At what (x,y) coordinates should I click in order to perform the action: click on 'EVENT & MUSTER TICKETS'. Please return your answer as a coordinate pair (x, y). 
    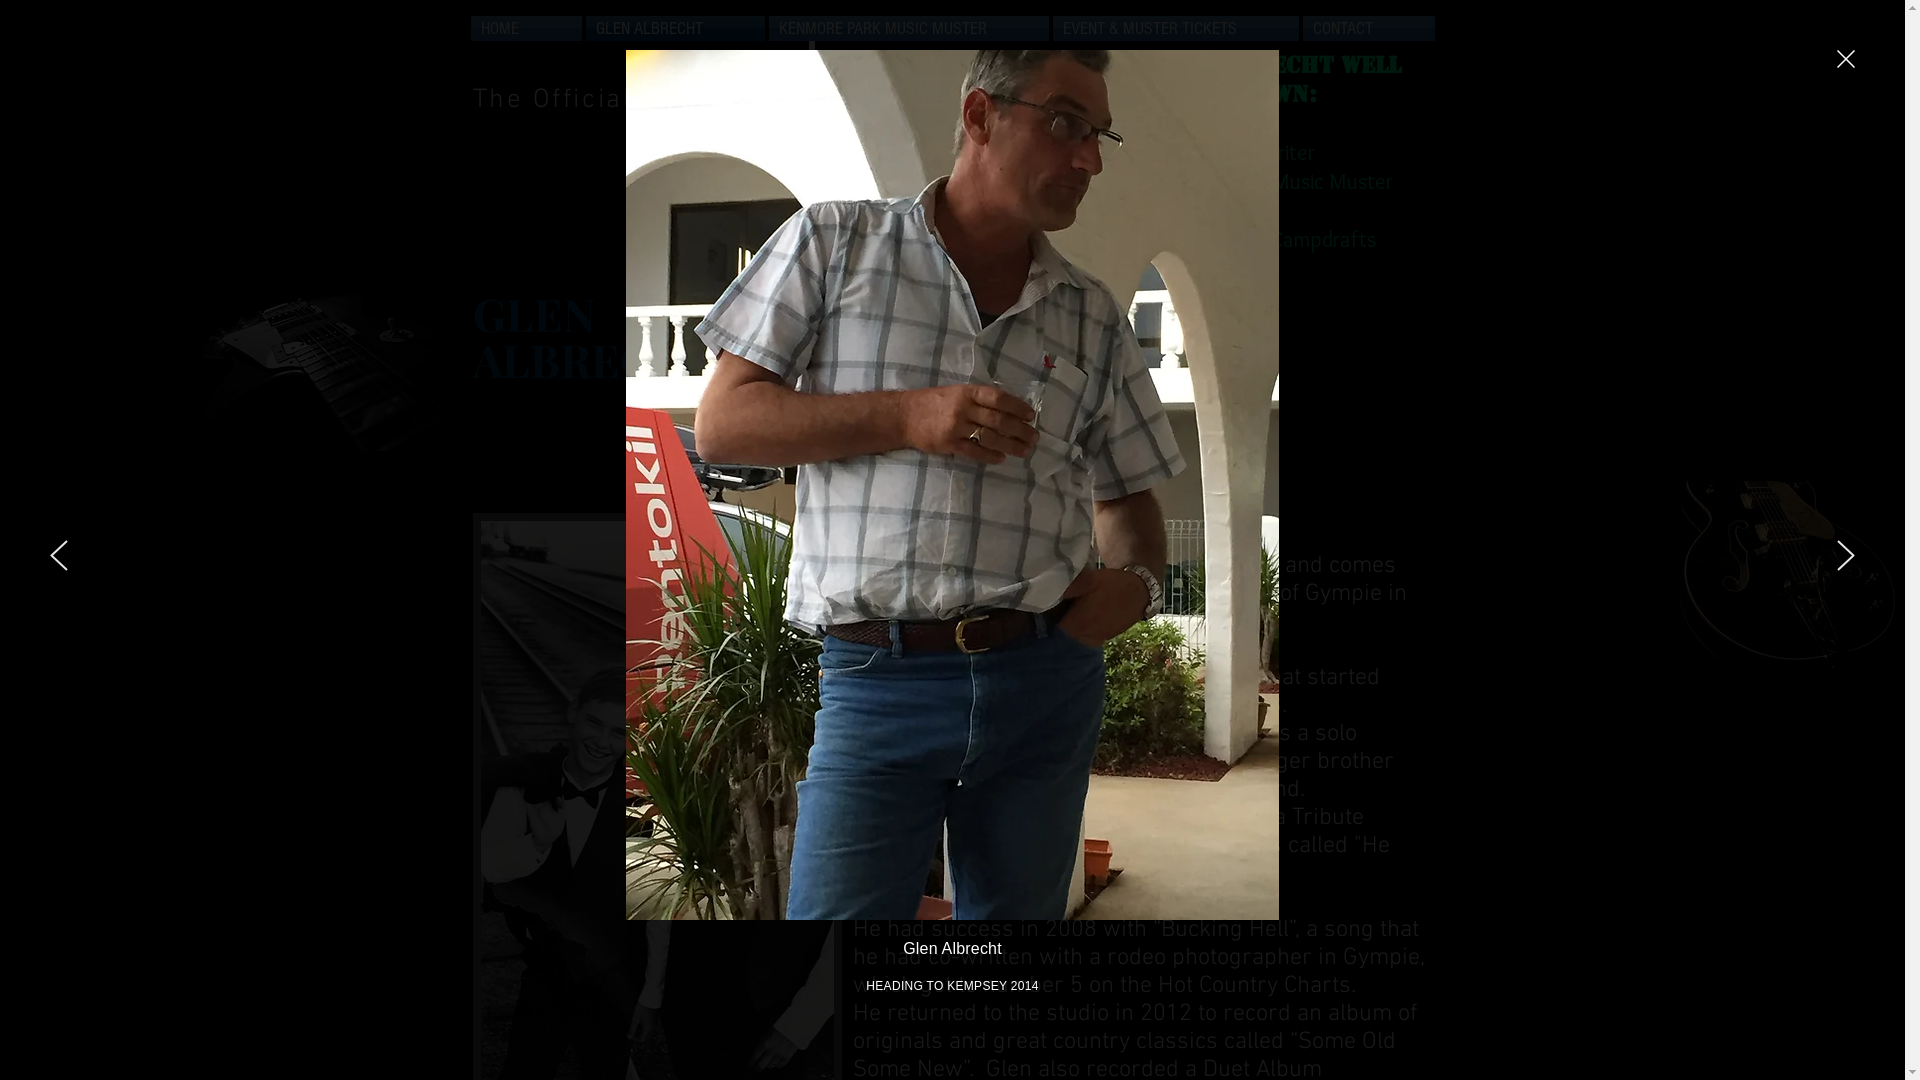
    Looking at the image, I should click on (1175, 28).